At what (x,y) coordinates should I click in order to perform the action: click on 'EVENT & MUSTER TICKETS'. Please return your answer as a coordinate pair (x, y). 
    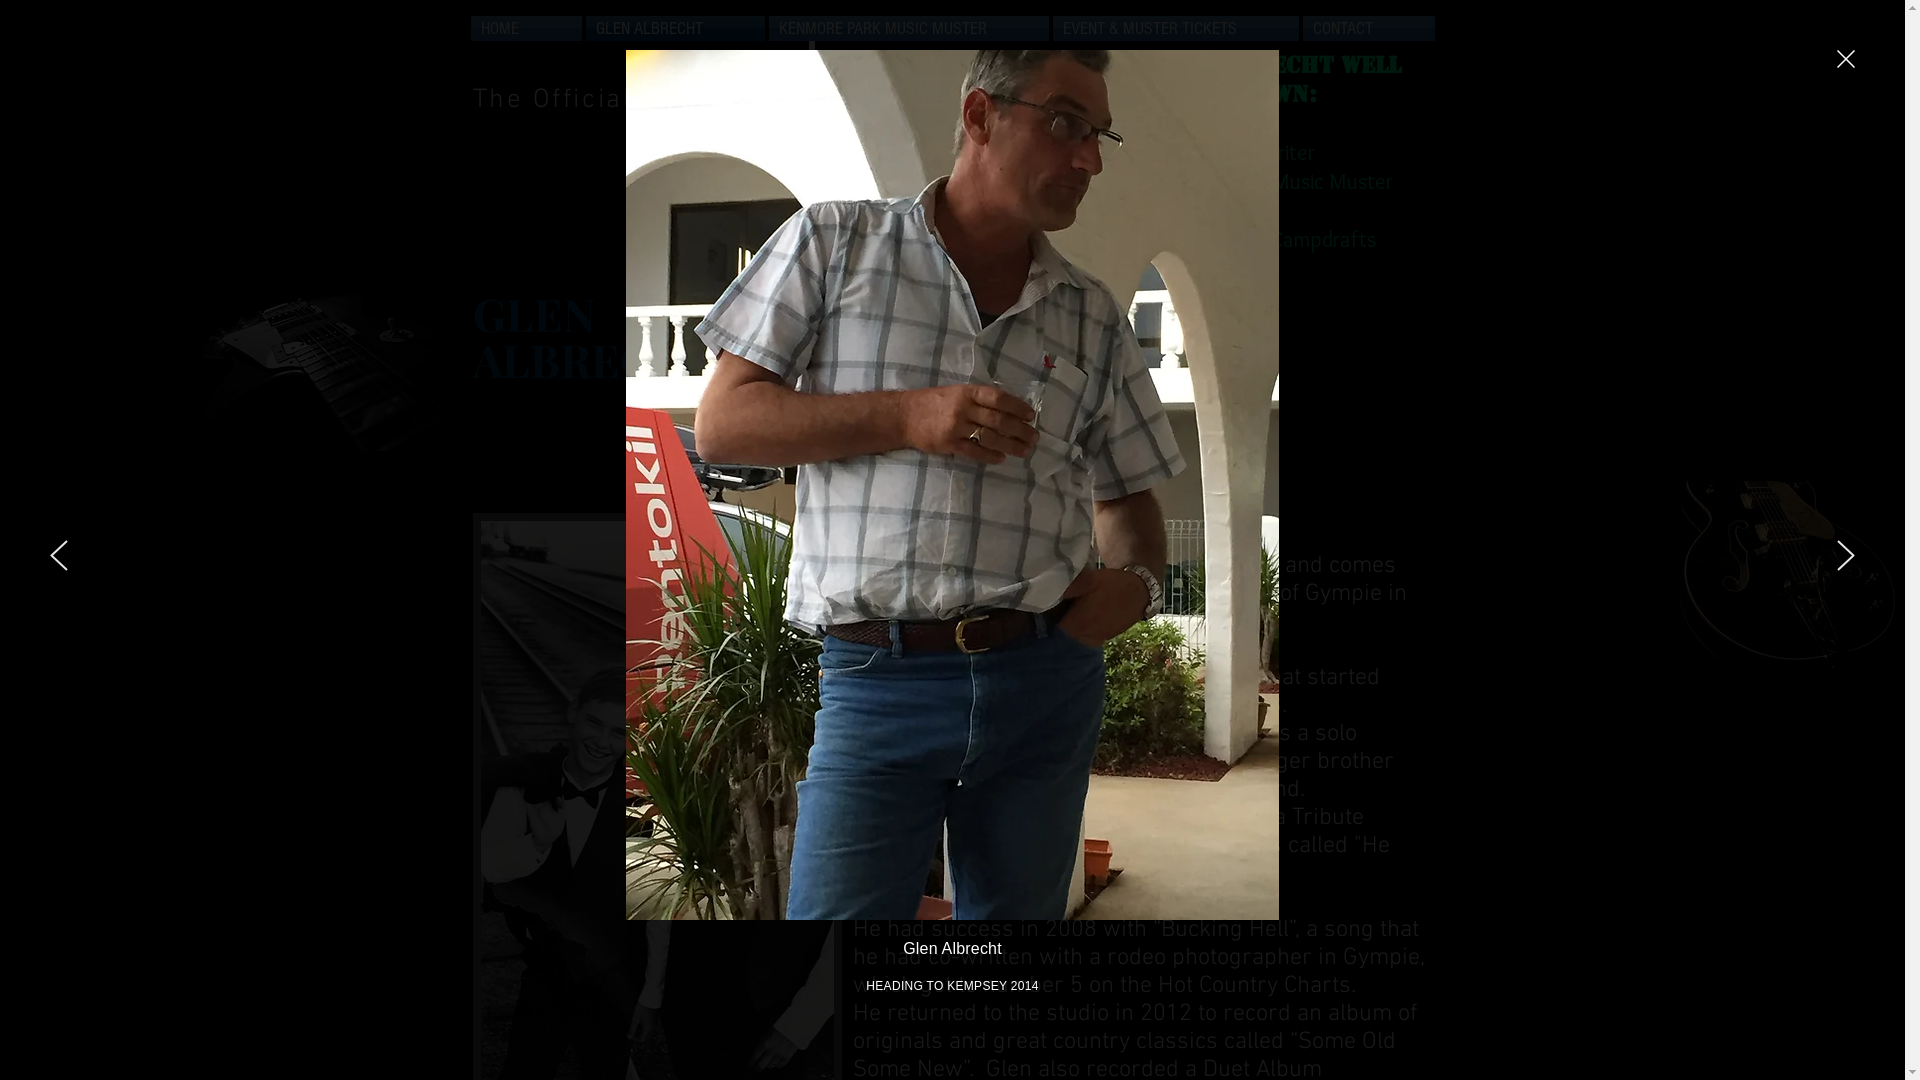
    Looking at the image, I should click on (1175, 28).